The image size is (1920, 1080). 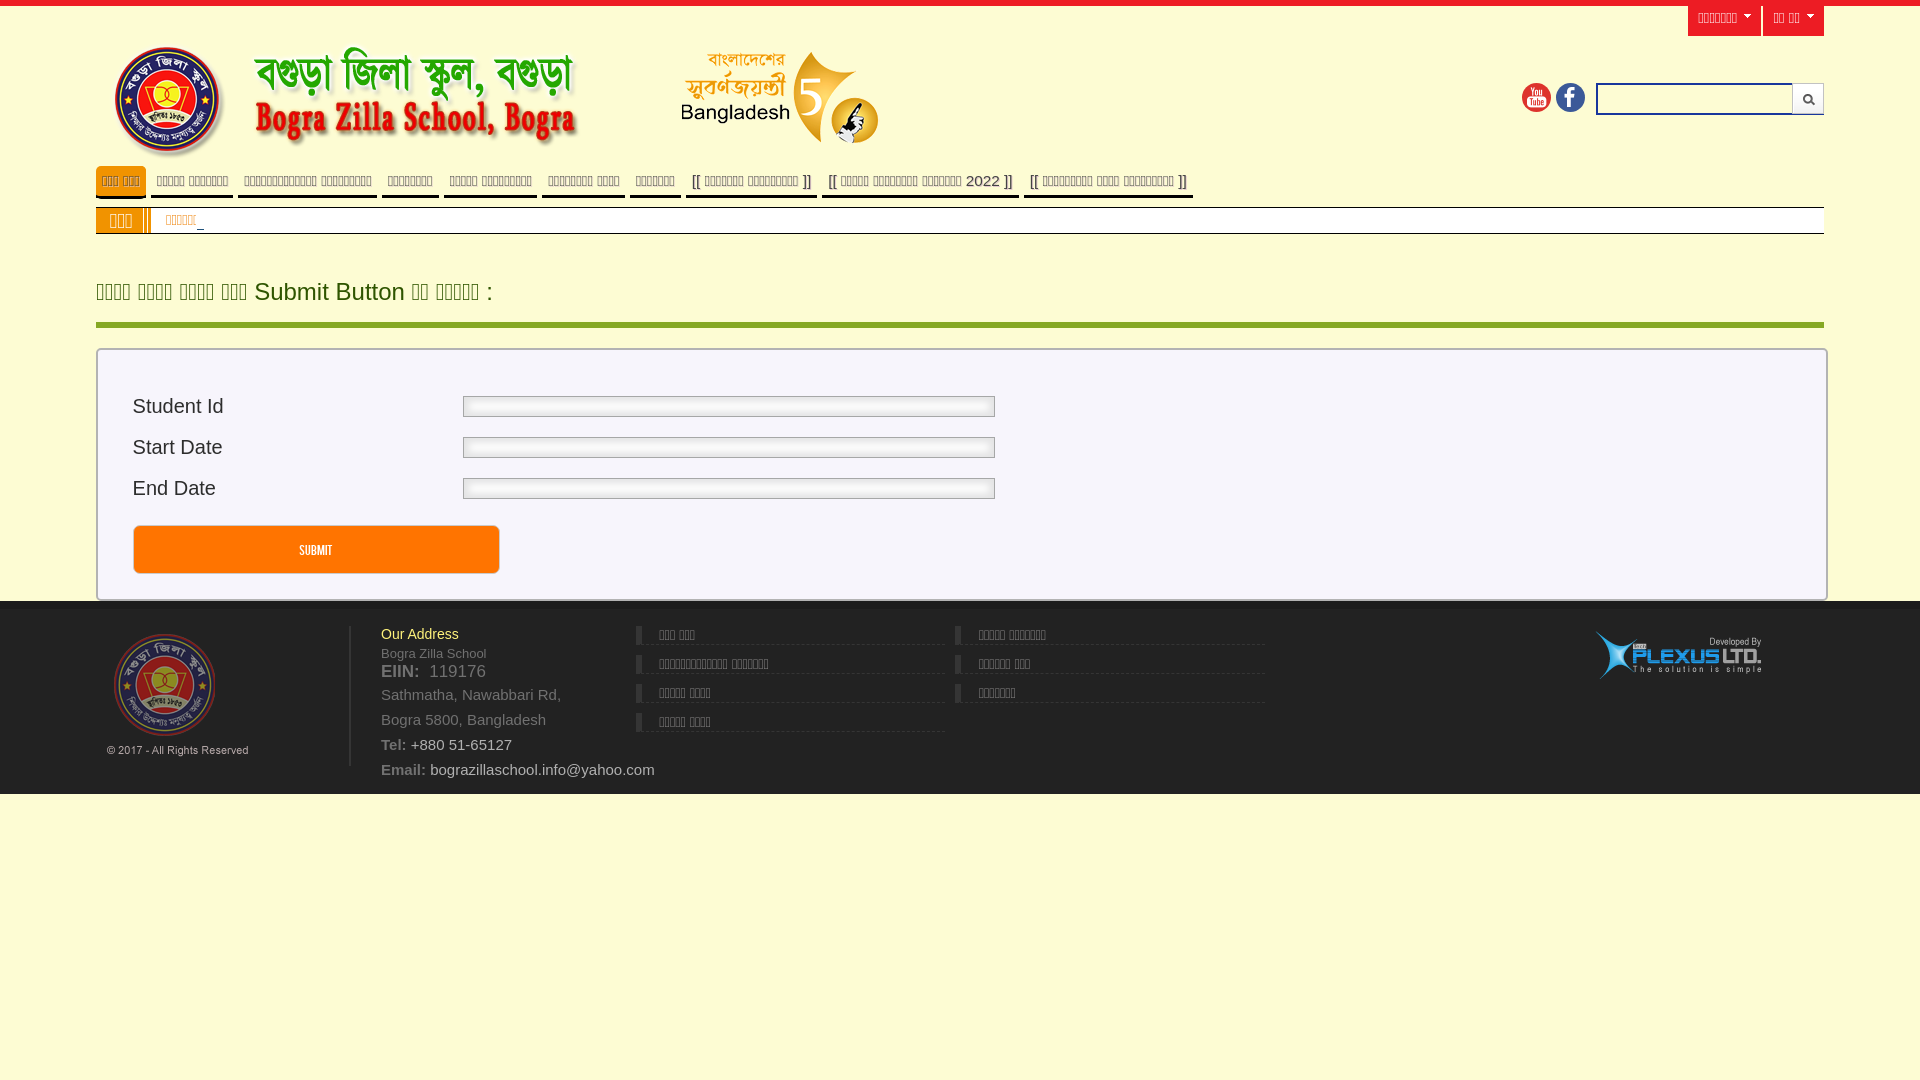 I want to click on 'Submit', so click(x=315, y=549).